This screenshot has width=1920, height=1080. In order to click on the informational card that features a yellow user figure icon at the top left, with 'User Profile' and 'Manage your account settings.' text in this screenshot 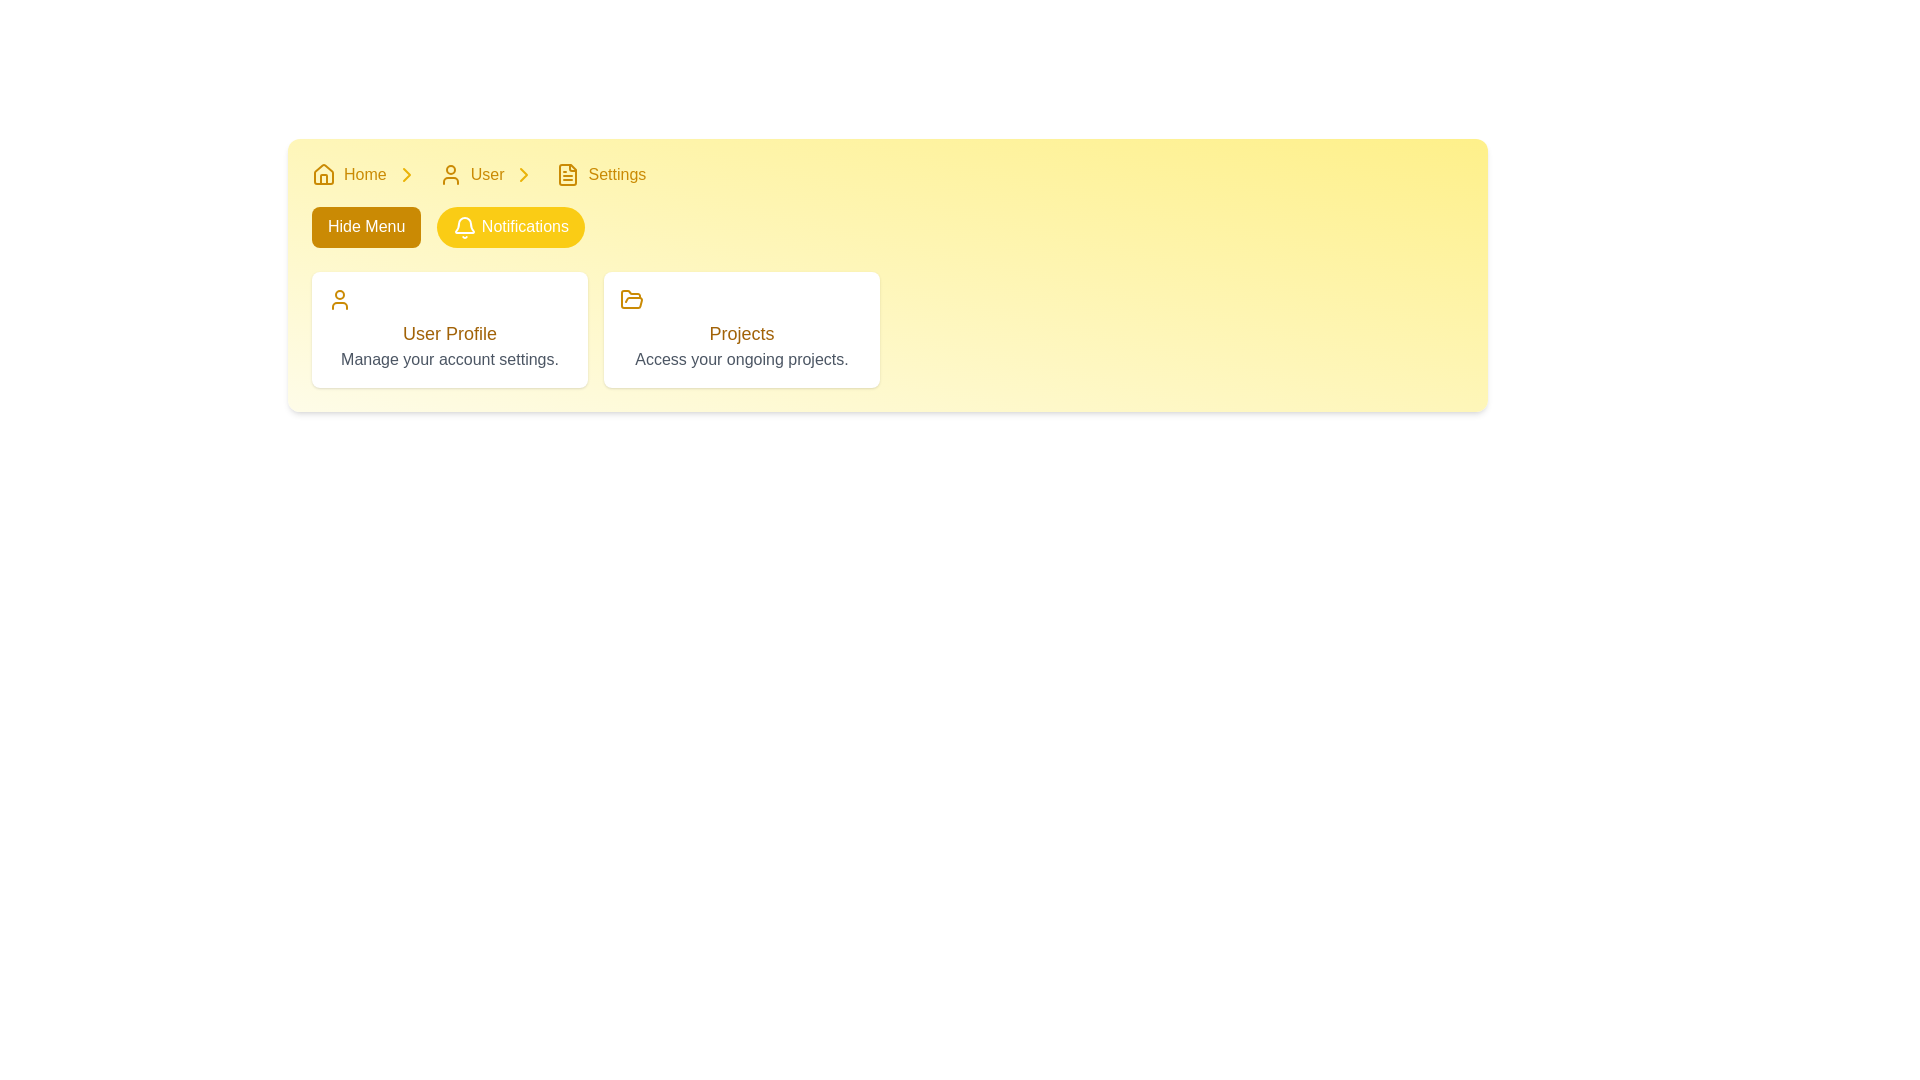, I will do `click(449, 327)`.